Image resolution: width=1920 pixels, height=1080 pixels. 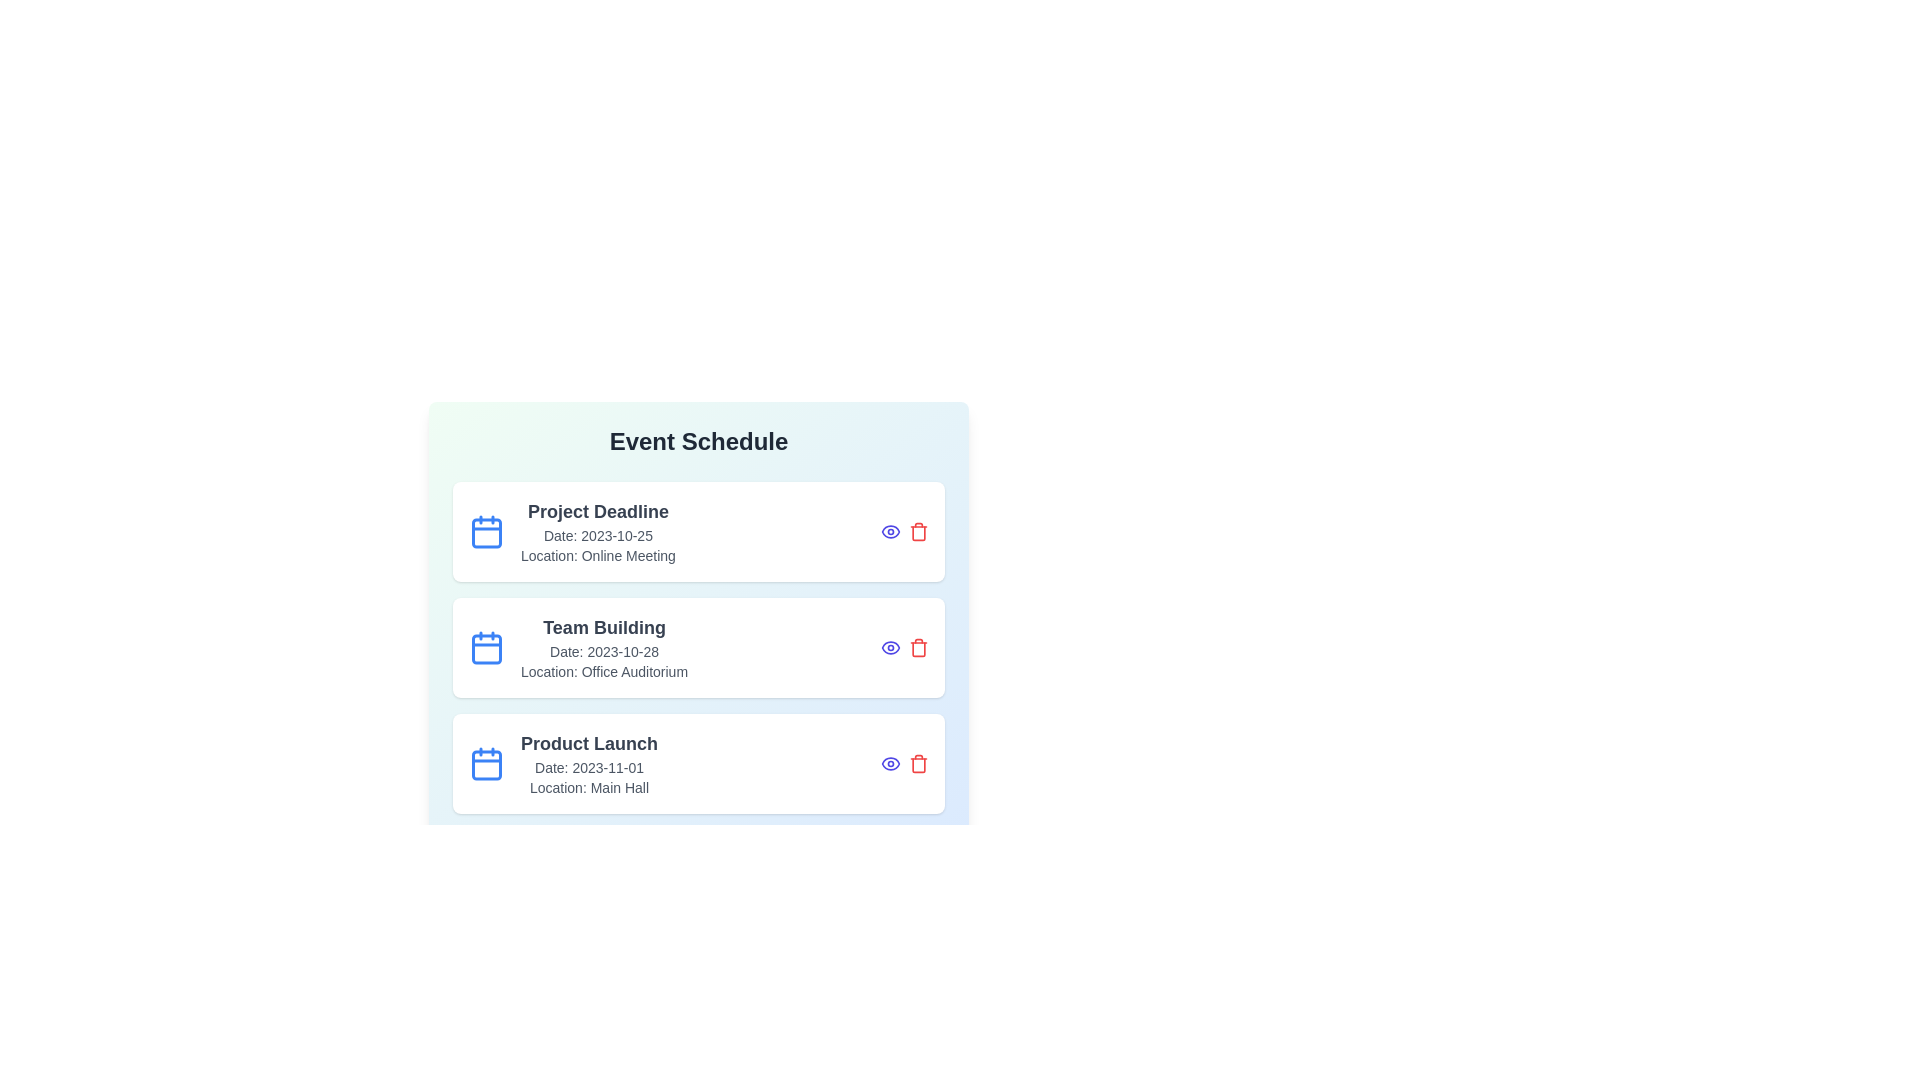 What do you see at coordinates (486, 531) in the screenshot?
I see `the calendar icon for the event Project Deadline` at bounding box center [486, 531].